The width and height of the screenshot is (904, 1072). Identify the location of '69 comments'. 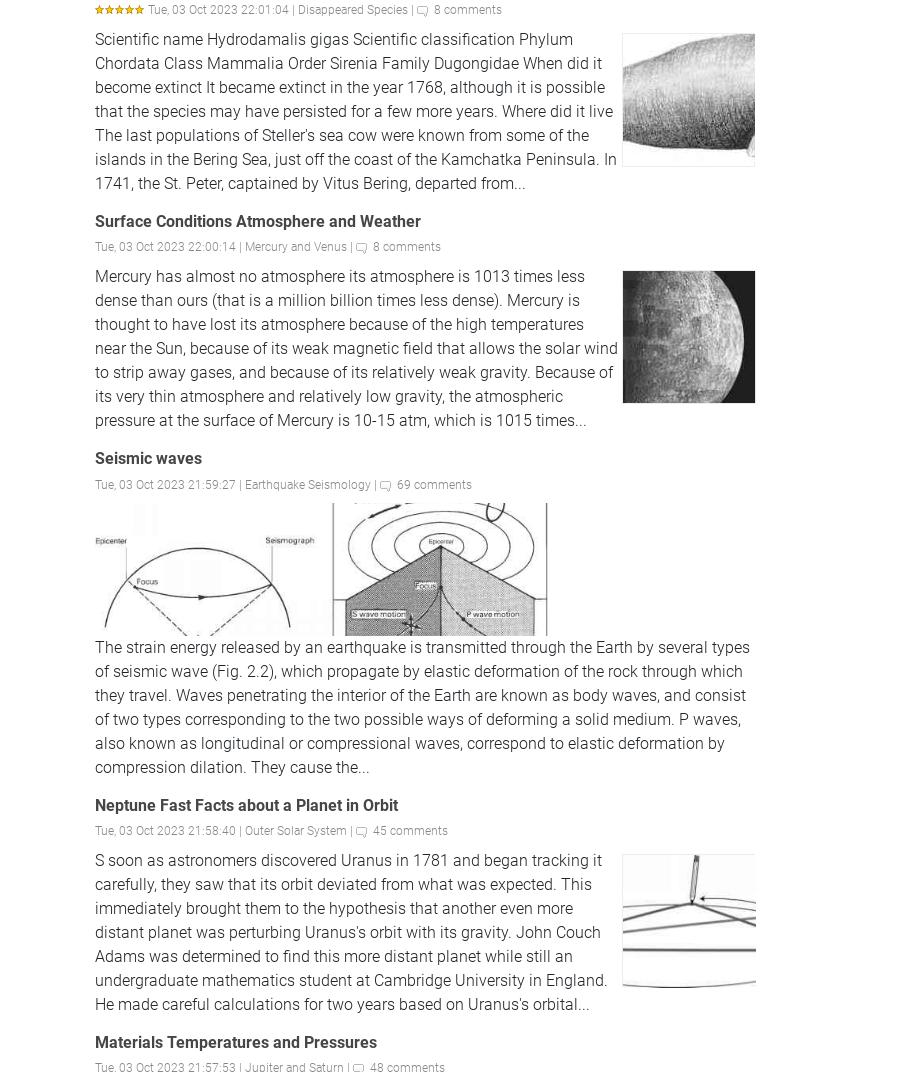
(434, 484).